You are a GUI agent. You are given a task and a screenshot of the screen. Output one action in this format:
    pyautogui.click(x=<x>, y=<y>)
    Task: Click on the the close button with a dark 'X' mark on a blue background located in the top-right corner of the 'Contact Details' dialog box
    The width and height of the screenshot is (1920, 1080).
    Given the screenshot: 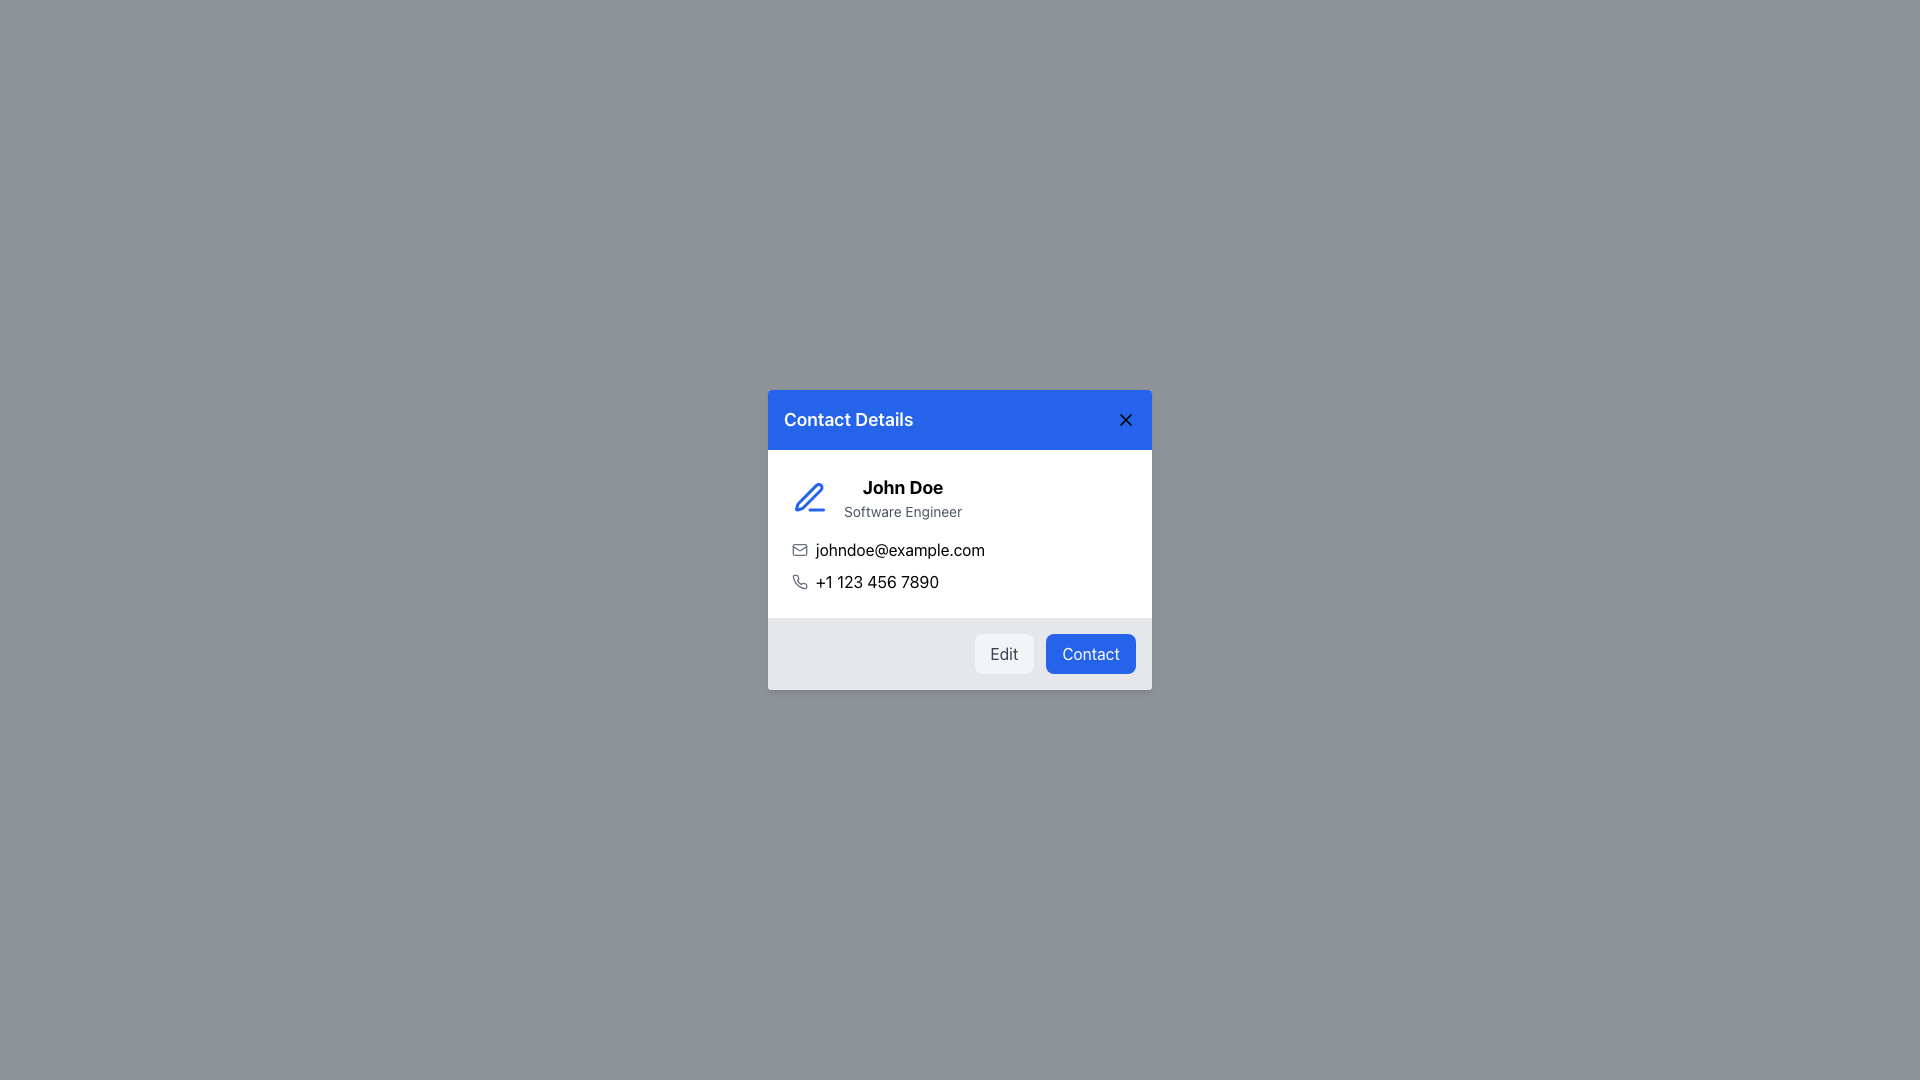 What is the action you would take?
    pyautogui.click(x=1126, y=419)
    